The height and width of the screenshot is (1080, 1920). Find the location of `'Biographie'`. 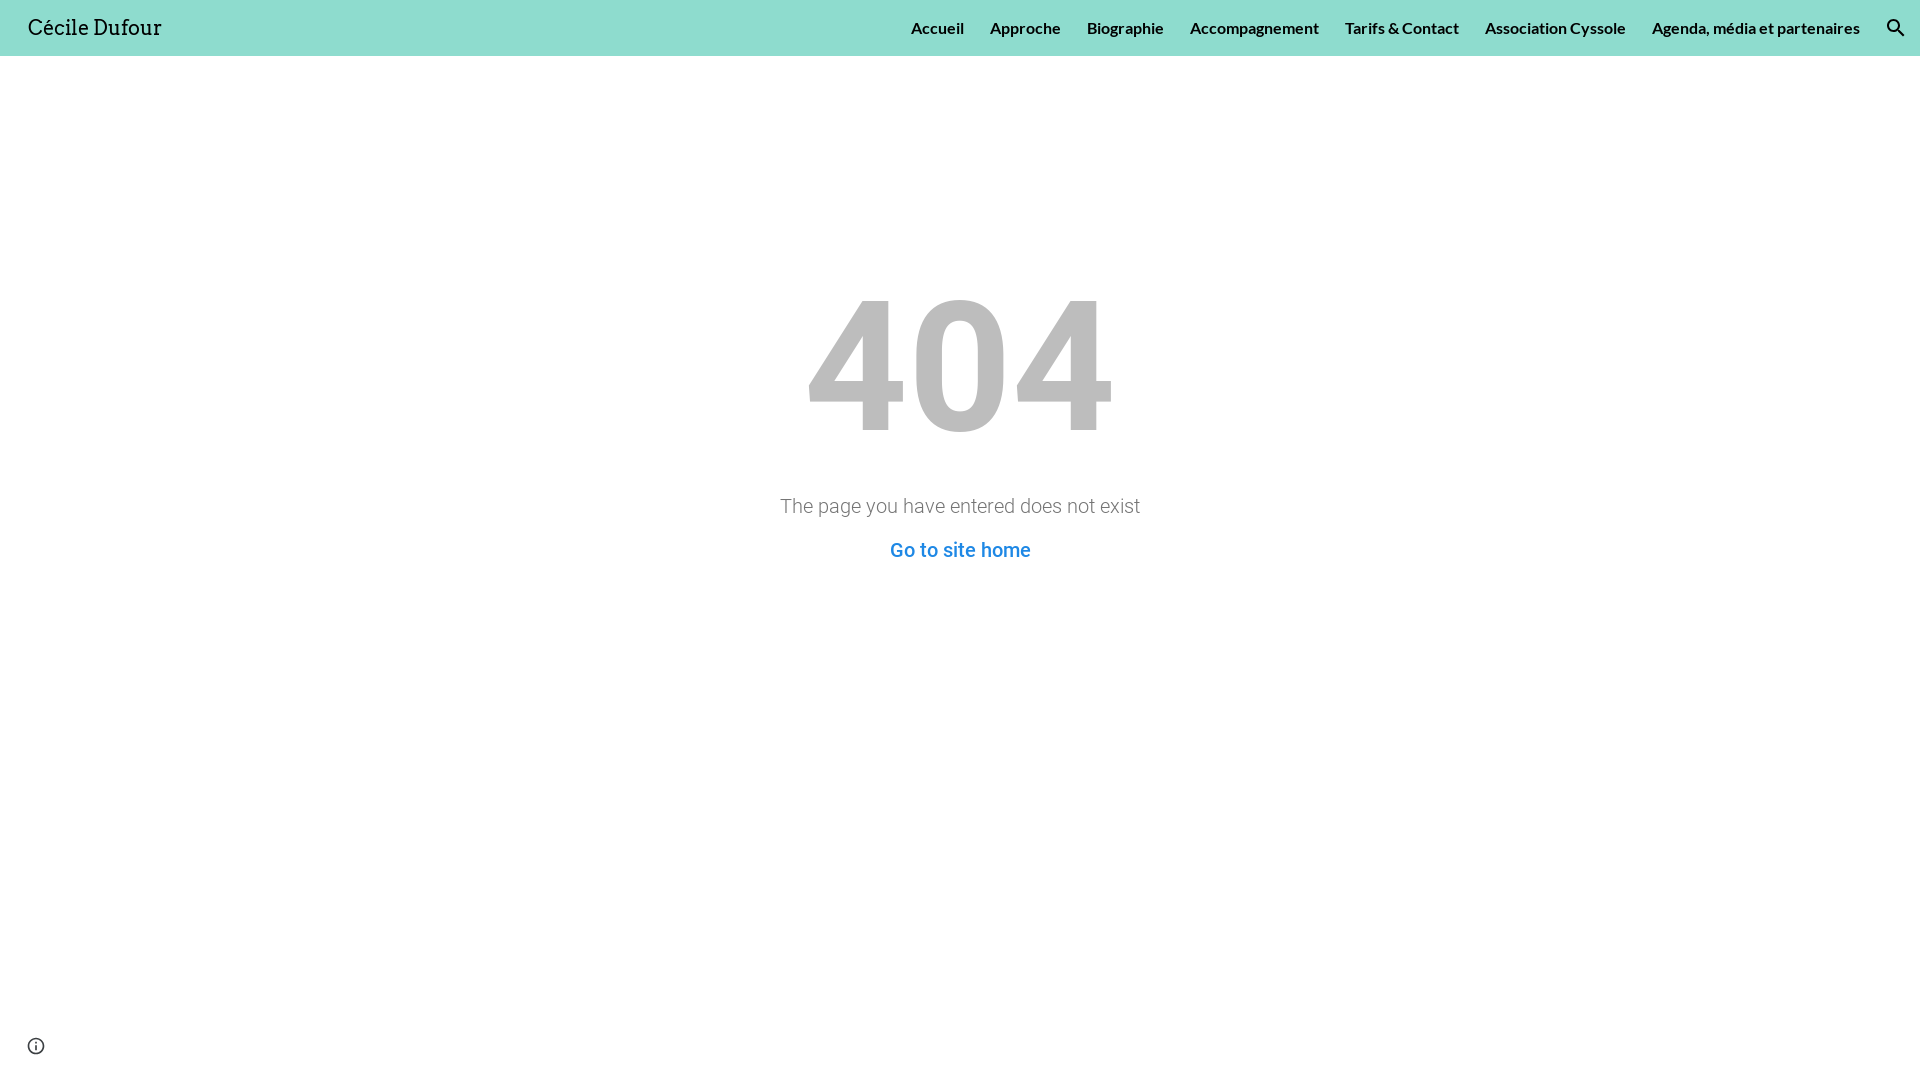

'Biographie' is located at coordinates (1125, 27).